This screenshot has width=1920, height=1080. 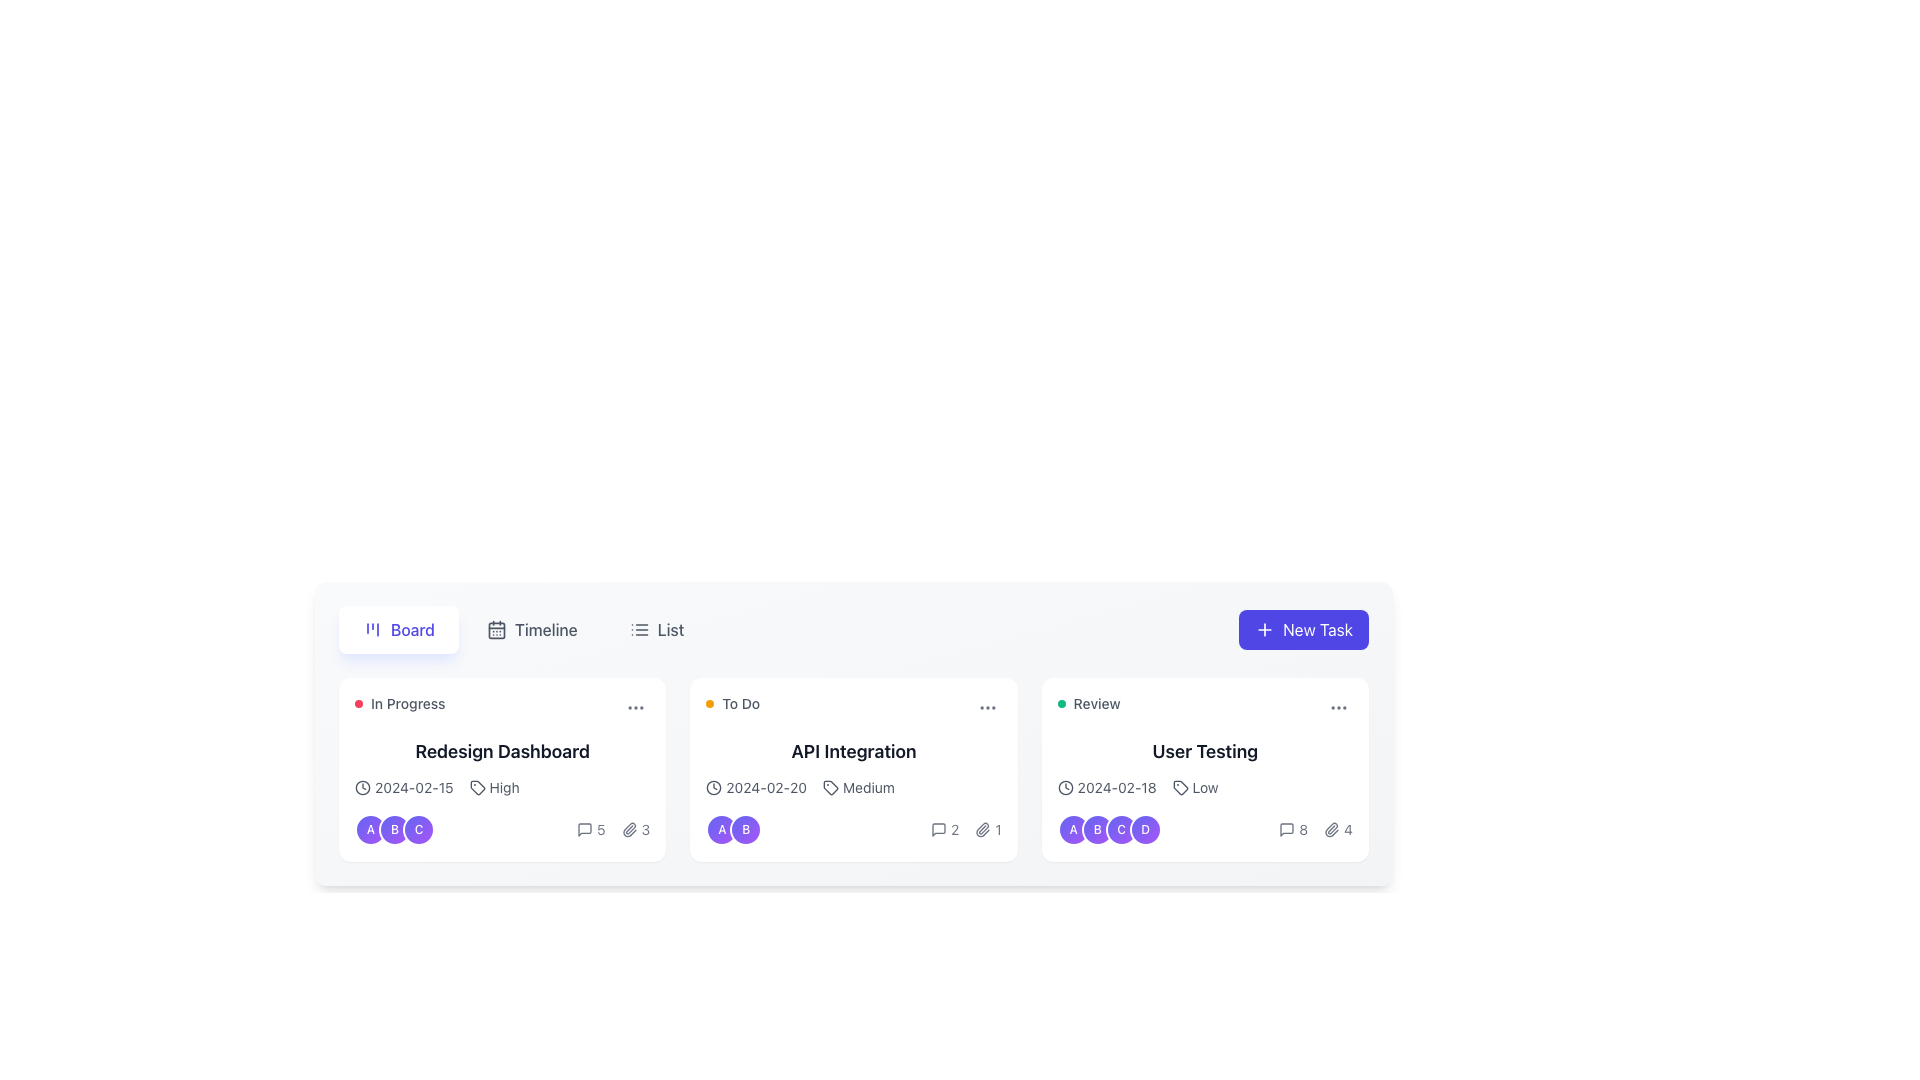 I want to click on the date text '2024-02-20' next to the clock icon, so click(x=755, y=786).